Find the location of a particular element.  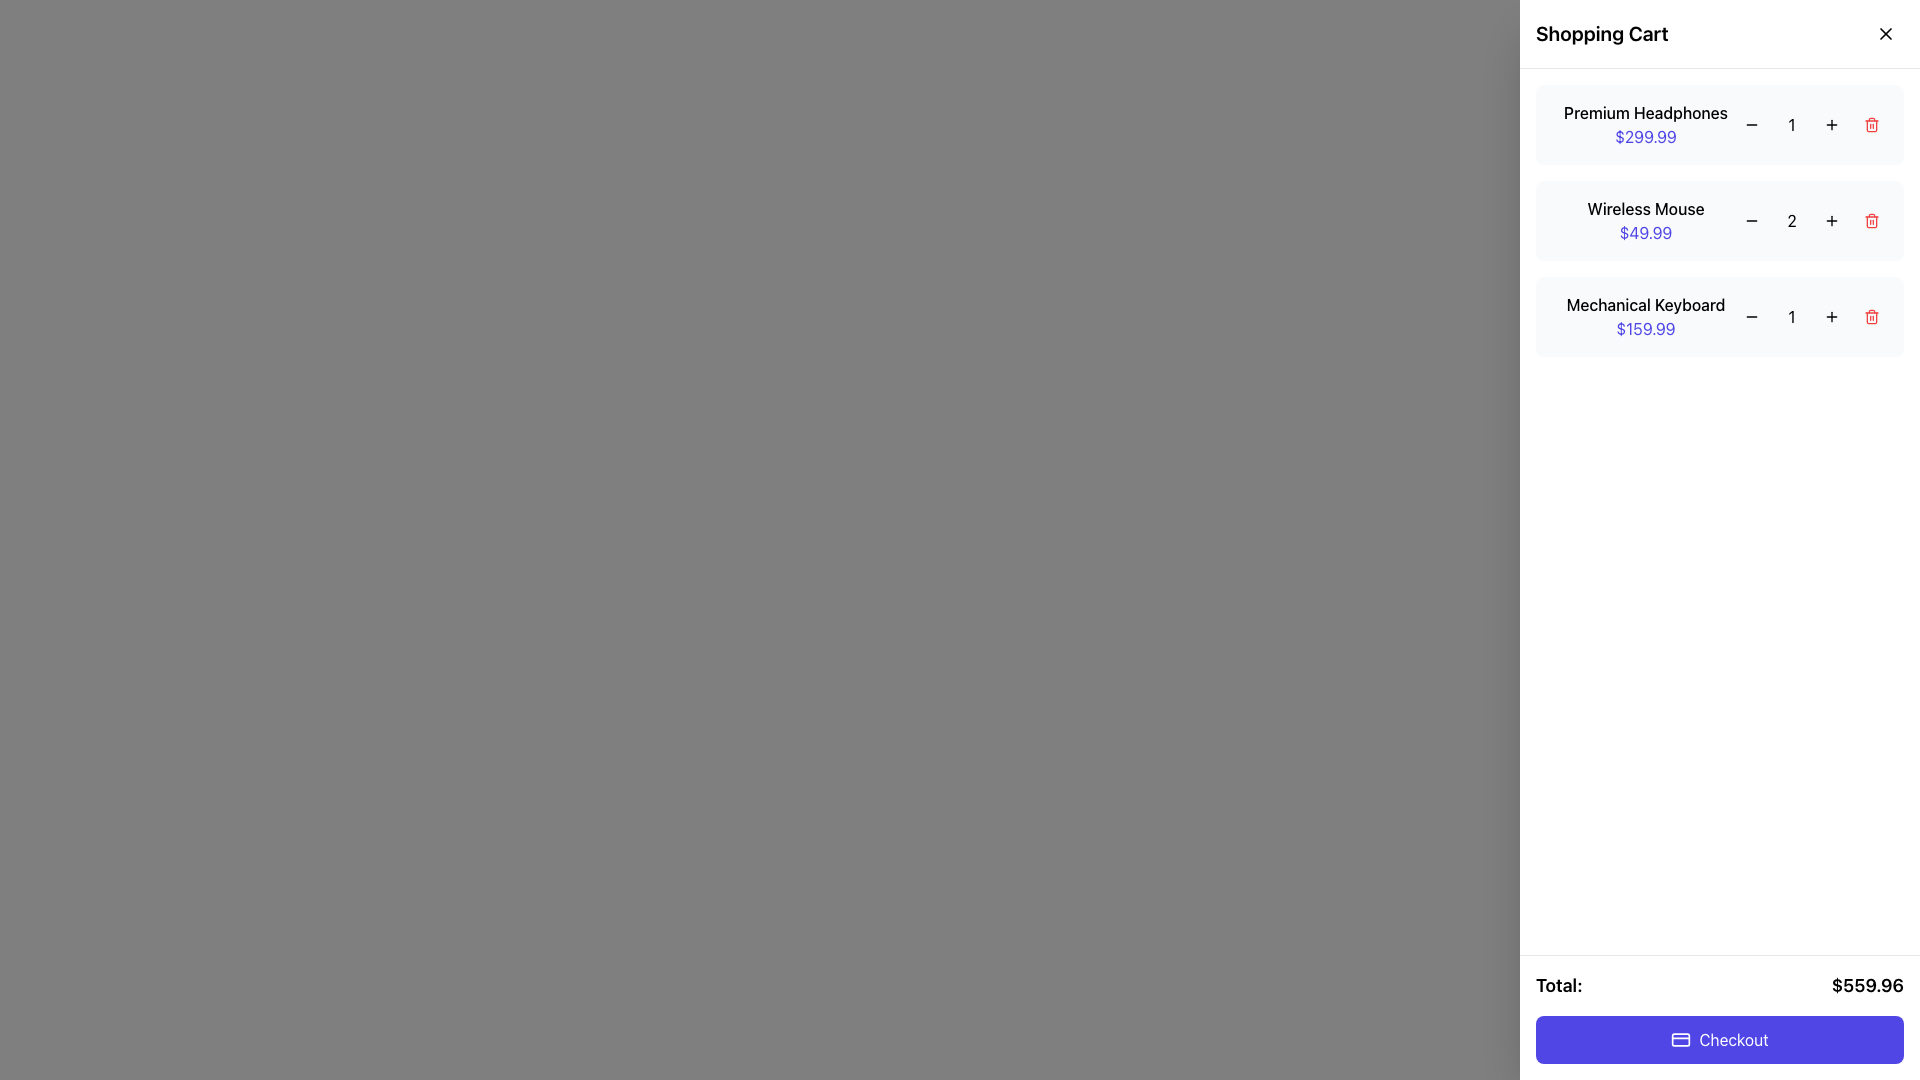

the decrement button icon for the 'Mechanical Keyboard' item in the shopping cart to reduce the quantity is located at coordinates (1751, 315).